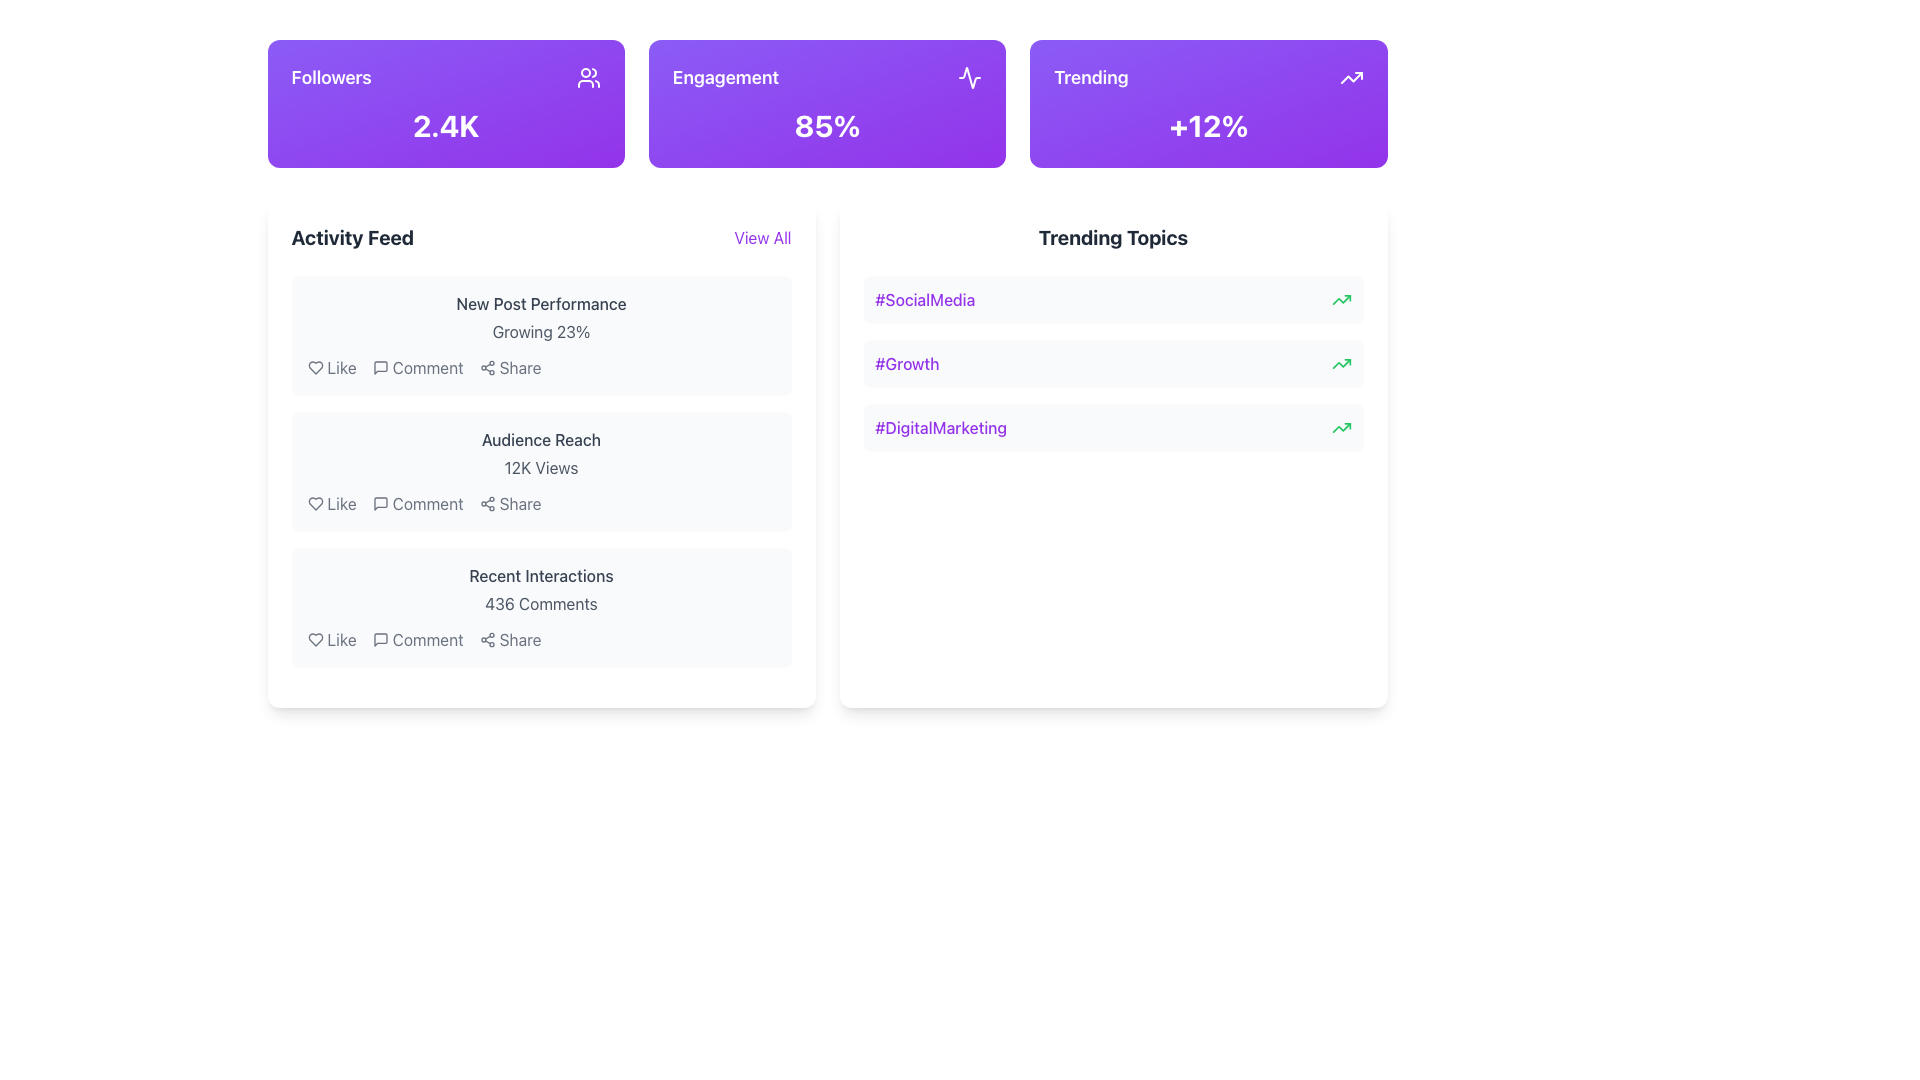 Image resolution: width=1920 pixels, height=1080 pixels. I want to click on the upward trending green arrow icon located to the right of the '#SocialMedia' text in the 'Trending Topics' section, so click(1341, 300).